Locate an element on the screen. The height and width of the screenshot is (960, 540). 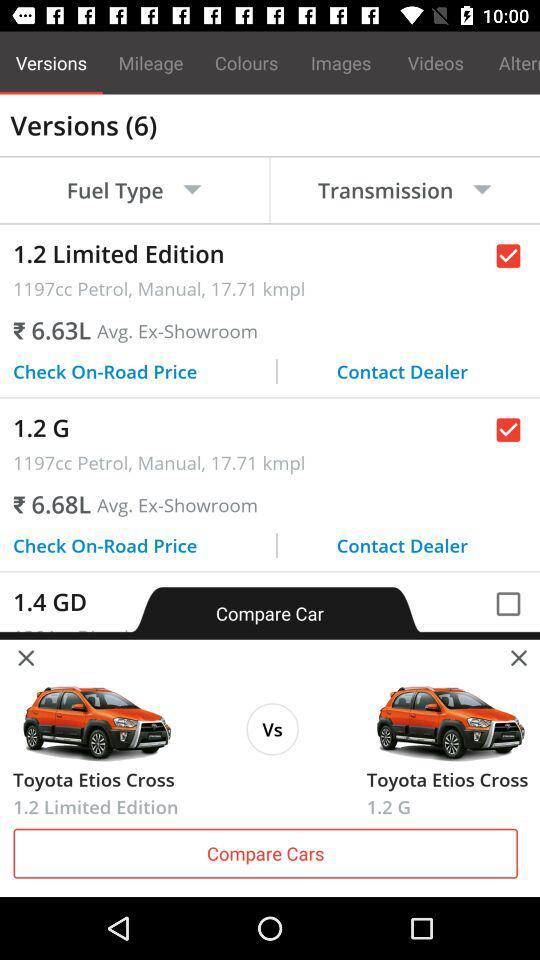
the close icon is located at coordinates (25, 655).